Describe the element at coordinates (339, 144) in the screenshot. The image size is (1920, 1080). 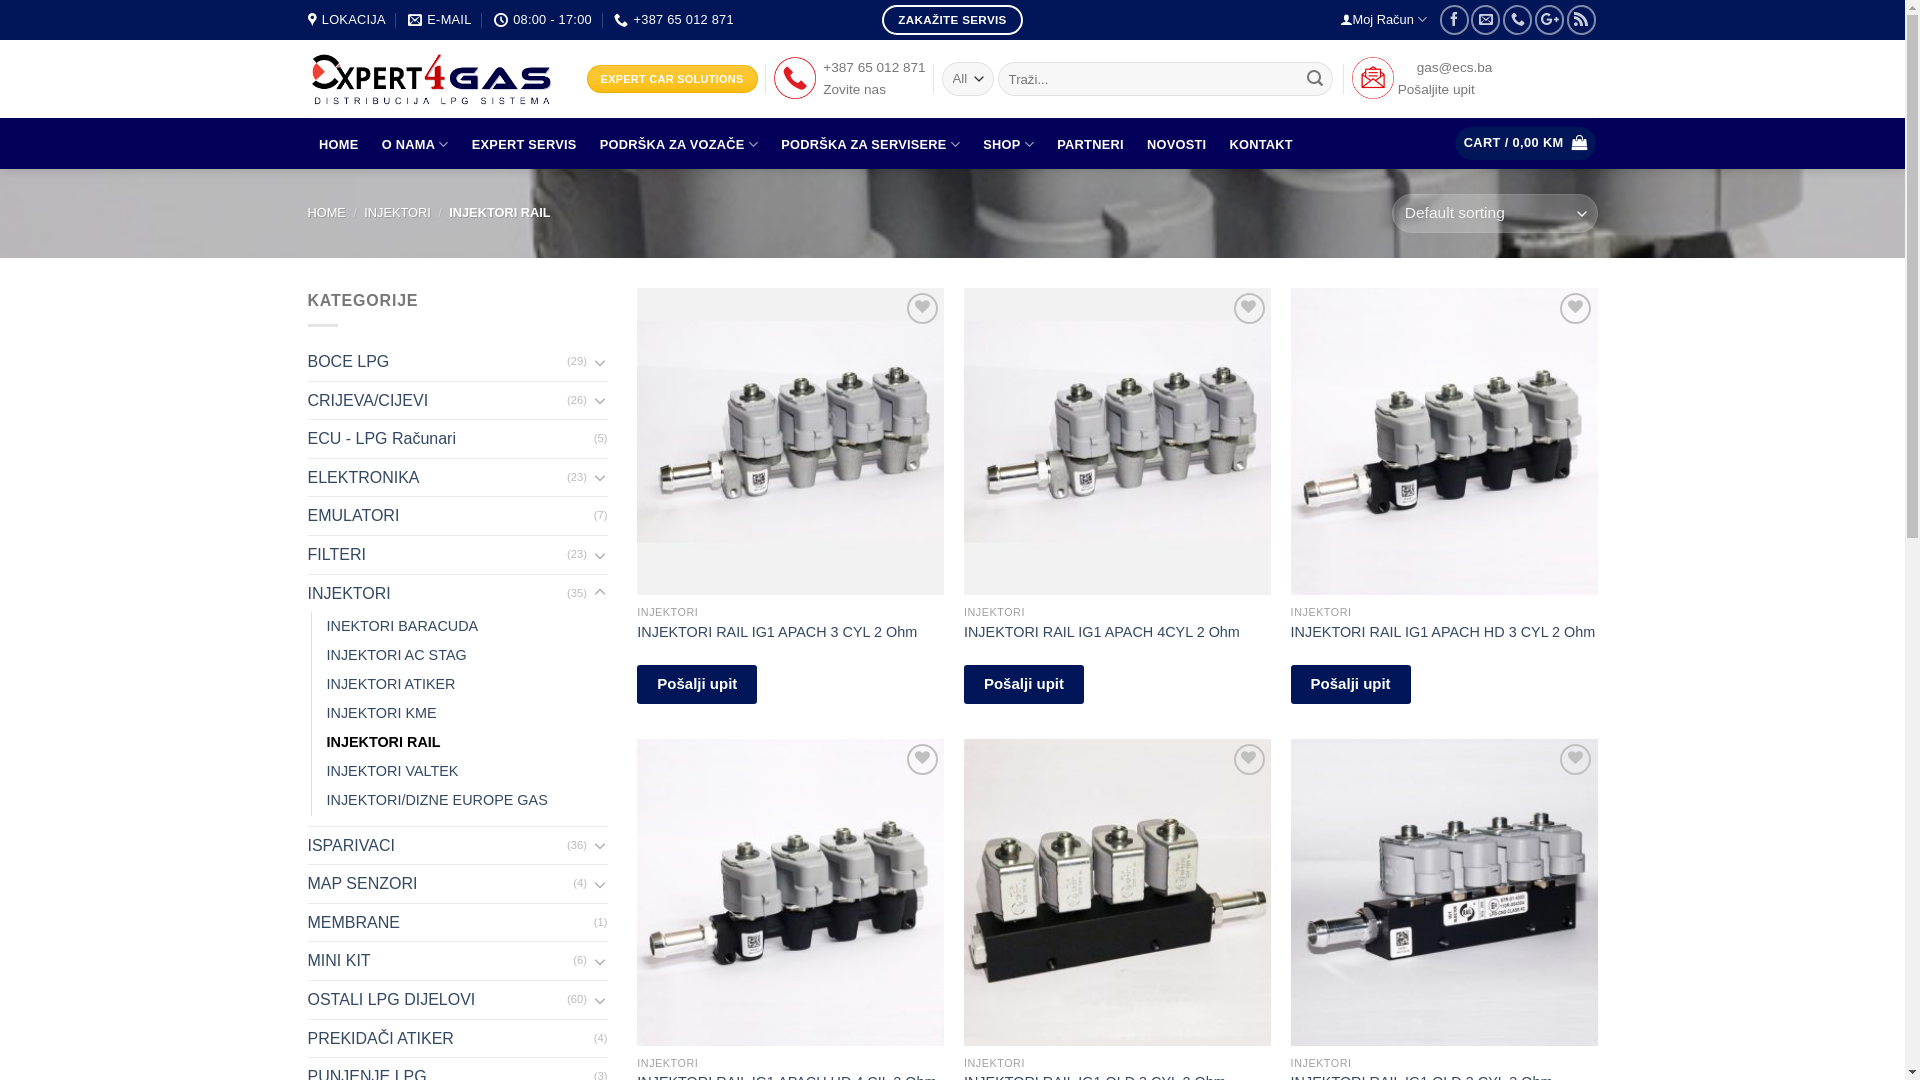
I see `'HOME'` at that location.